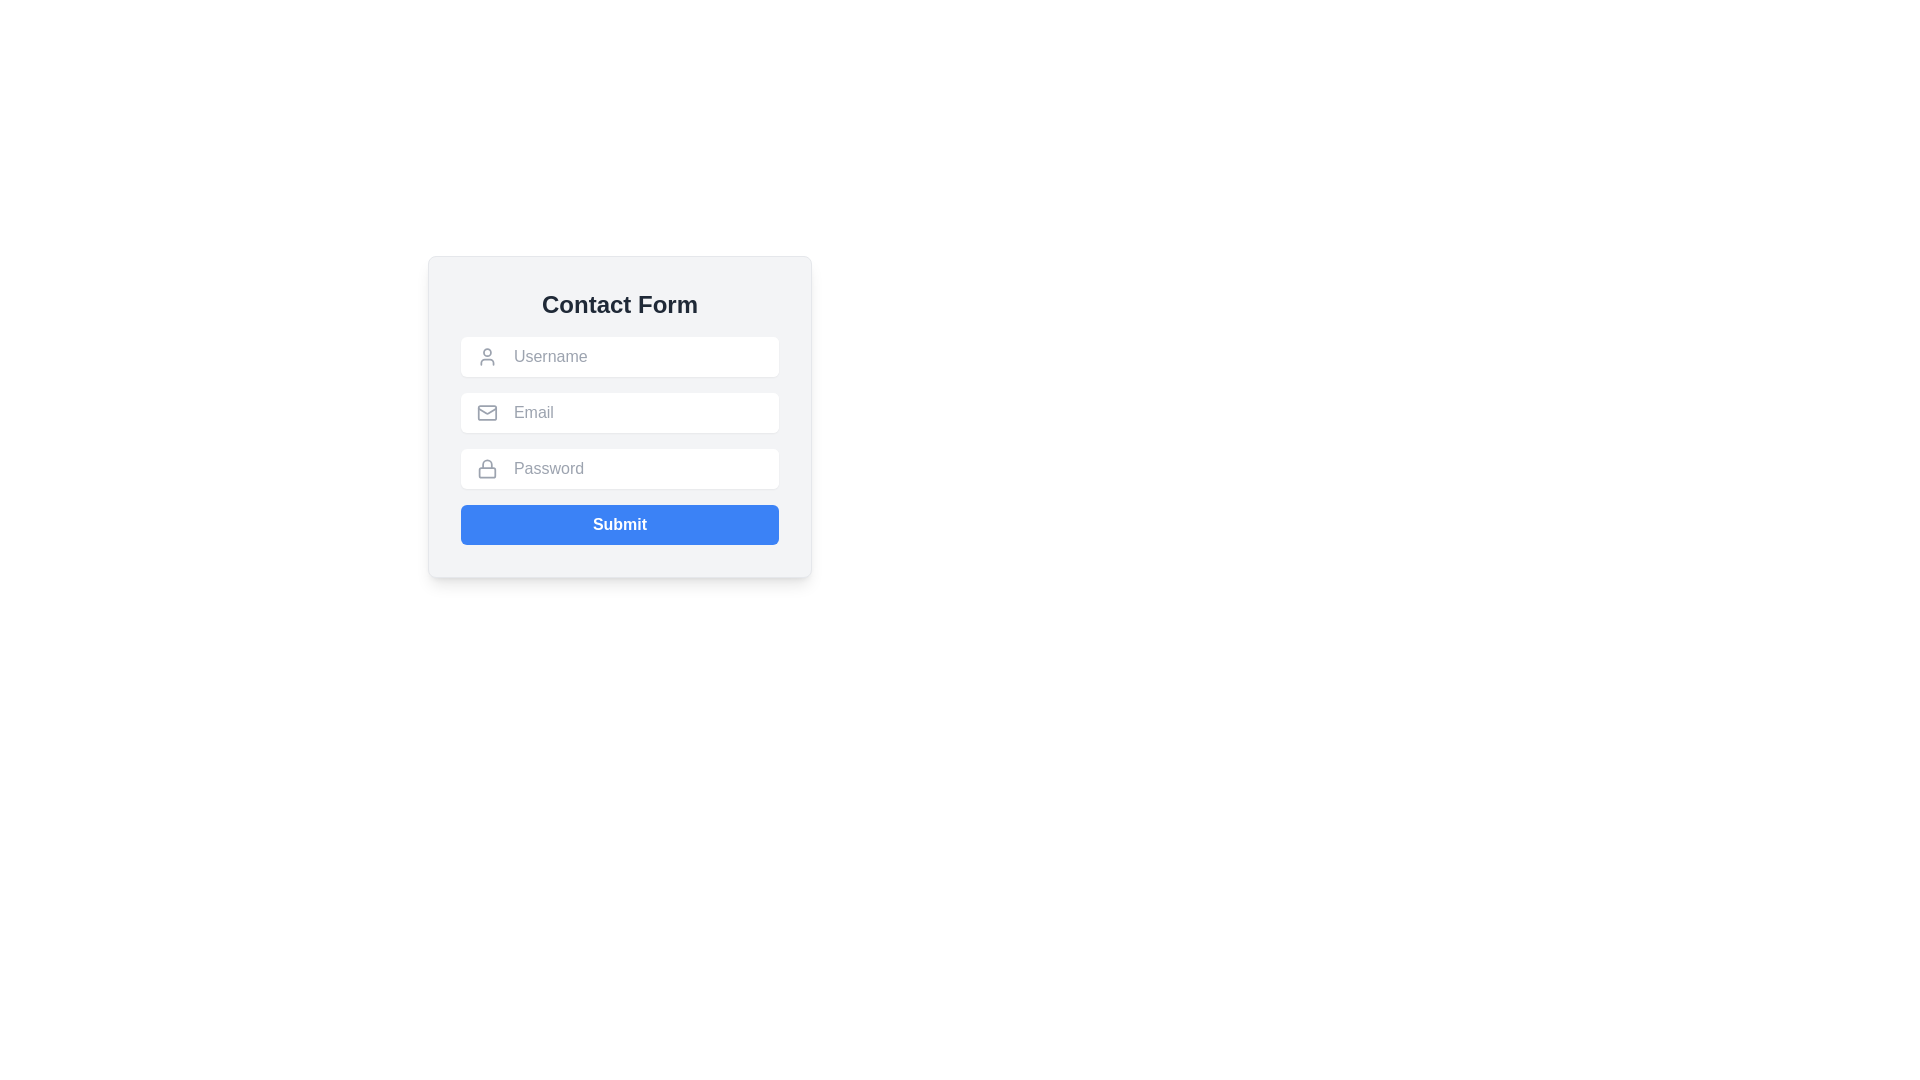 The image size is (1920, 1080). Describe the element at coordinates (618, 523) in the screenshot. I see `the 'Submit' button located at the bottom of the contact form to trigger its visual hover state` at that location.